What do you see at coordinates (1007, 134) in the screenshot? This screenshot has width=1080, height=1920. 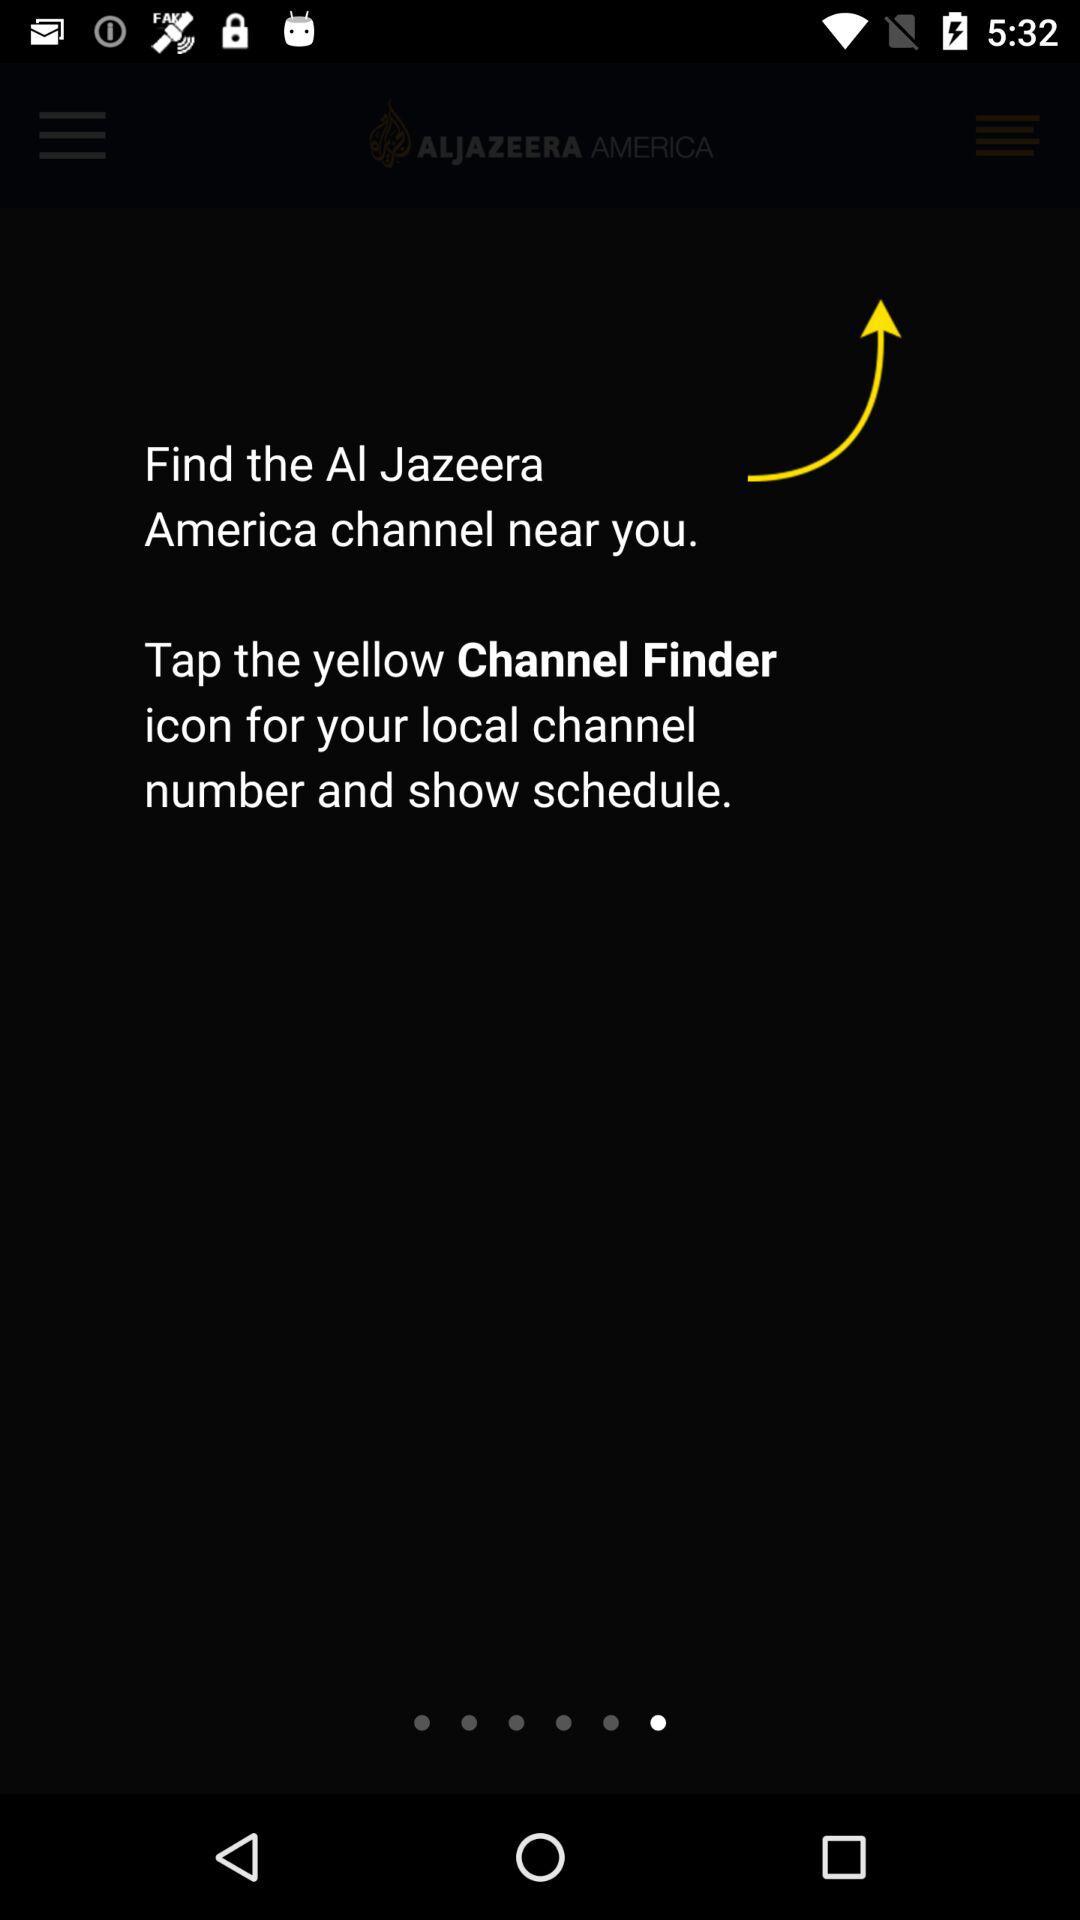 I see `the menu icon` at bounding box center [1007, 134].